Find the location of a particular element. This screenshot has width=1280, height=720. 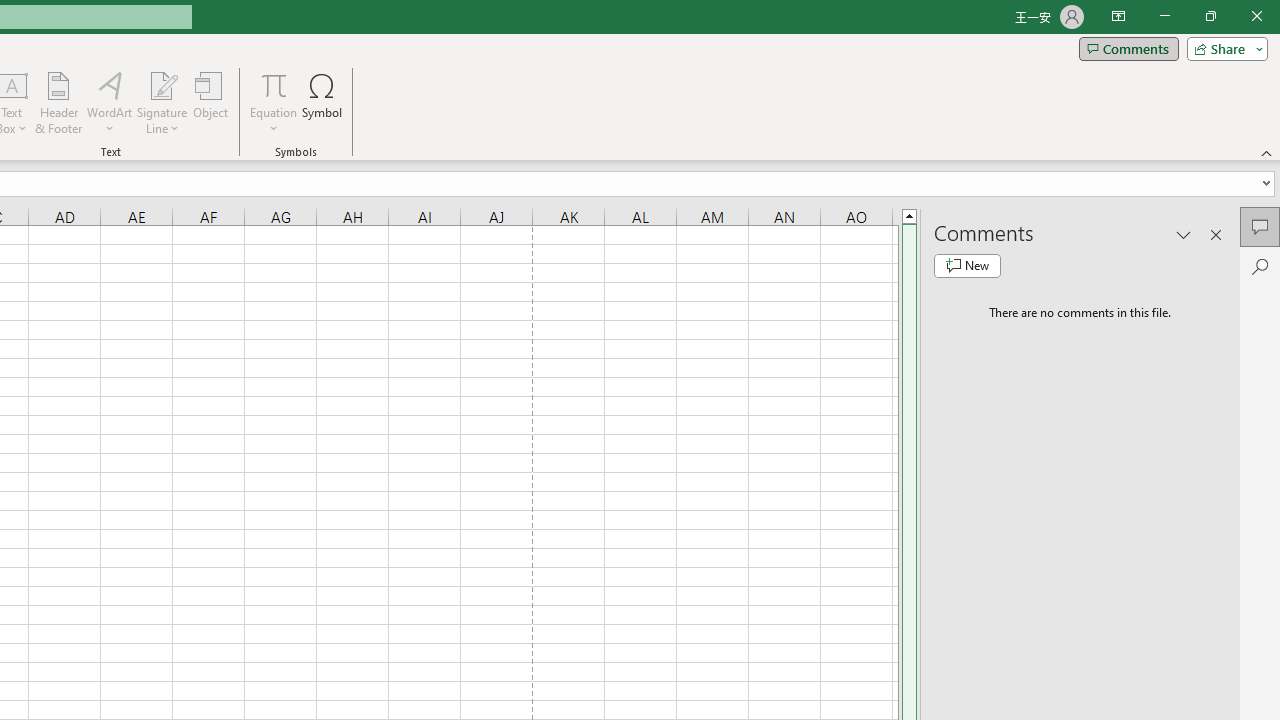

'Close pane' is located at coordinates (1215, 234).